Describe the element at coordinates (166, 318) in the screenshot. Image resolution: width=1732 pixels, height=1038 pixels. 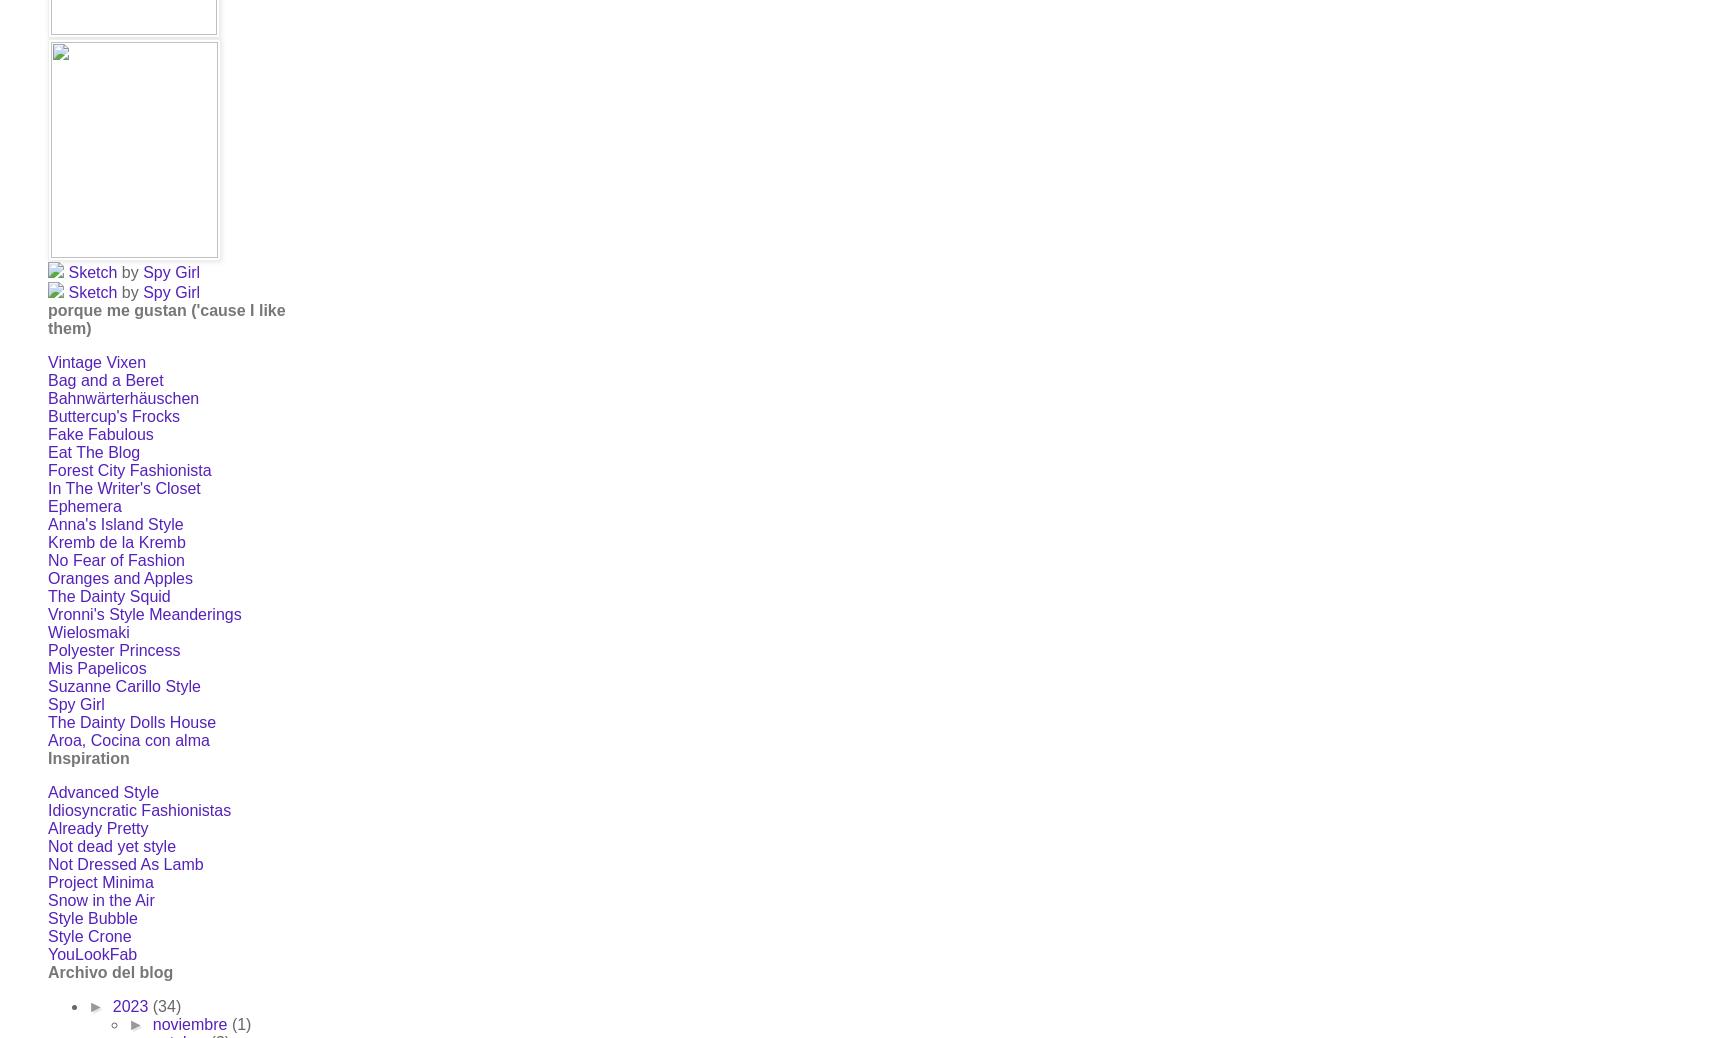
I see `'porque me gustan  ('cause I like them)'` at that location.